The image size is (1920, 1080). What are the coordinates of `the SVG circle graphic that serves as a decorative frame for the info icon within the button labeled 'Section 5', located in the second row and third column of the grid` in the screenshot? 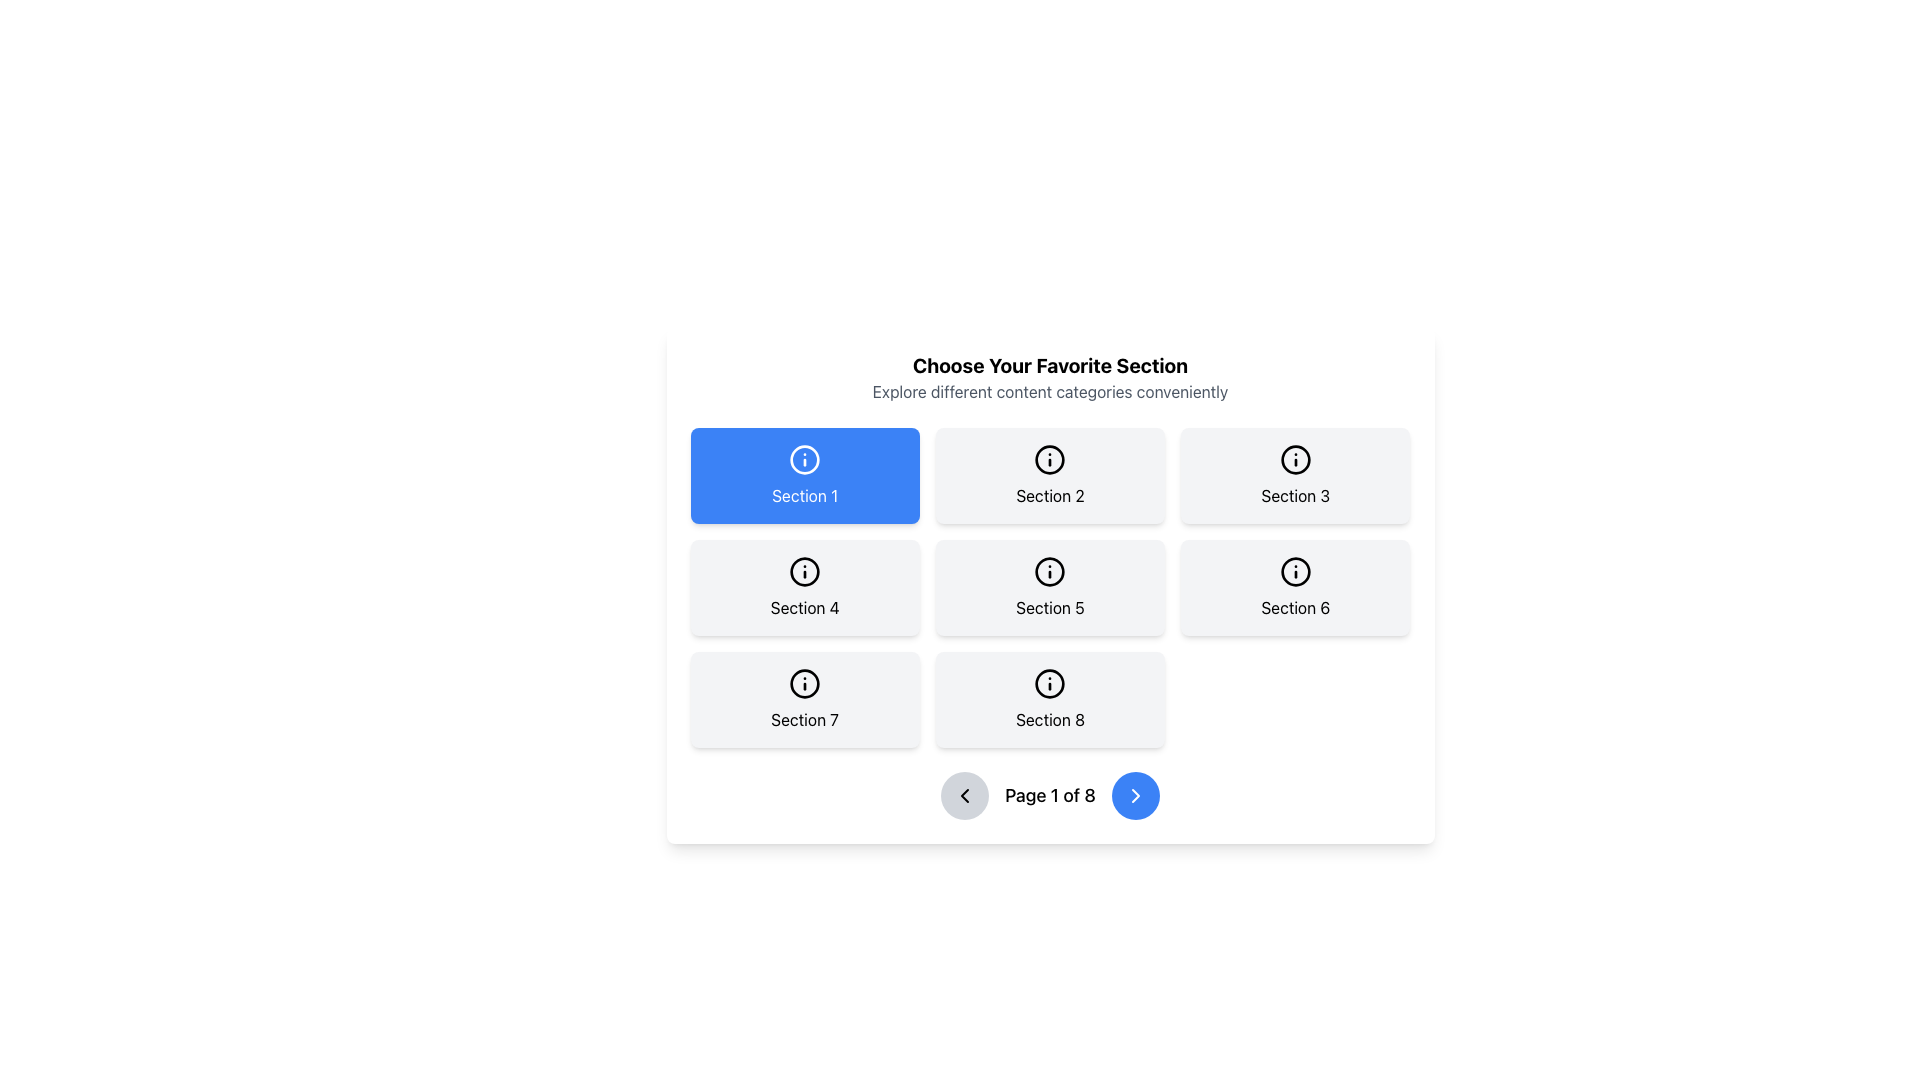 It's located at (1049, 571).